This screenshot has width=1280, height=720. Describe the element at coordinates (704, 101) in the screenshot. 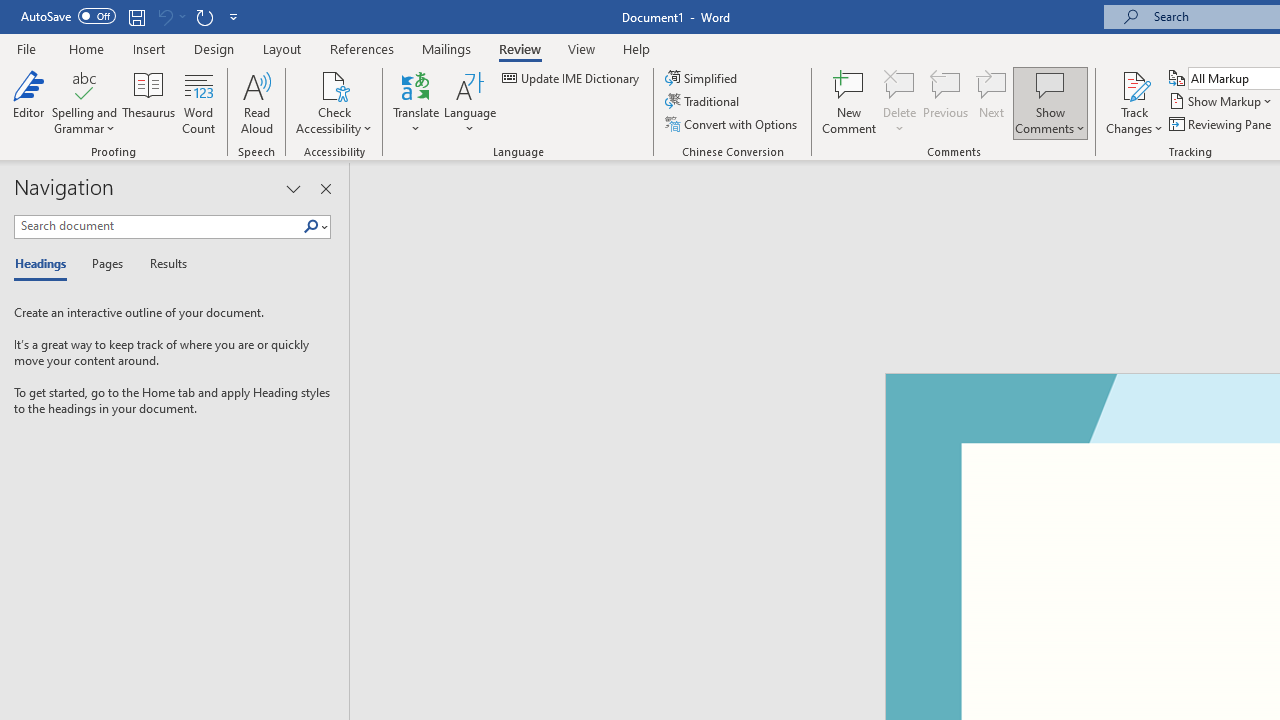

I see `'Traditional'` at that location.